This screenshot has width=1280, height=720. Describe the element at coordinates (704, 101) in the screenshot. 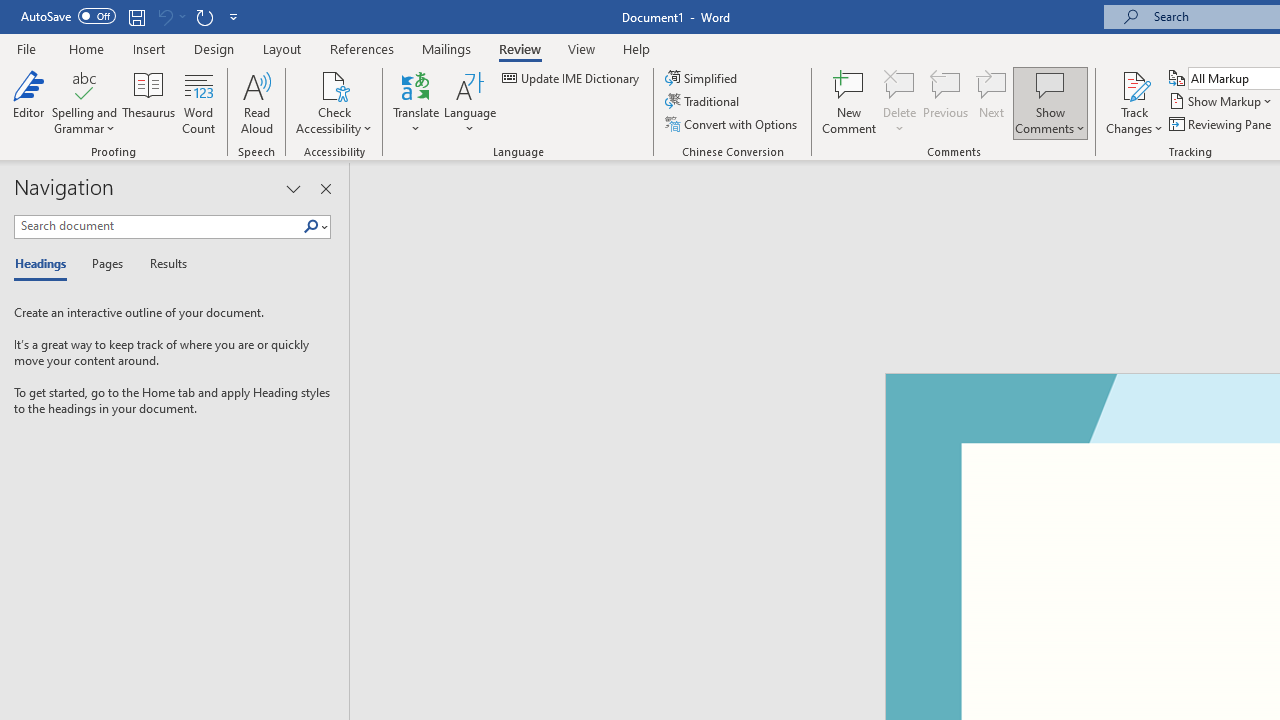

I see `'Traditional'` at that location.